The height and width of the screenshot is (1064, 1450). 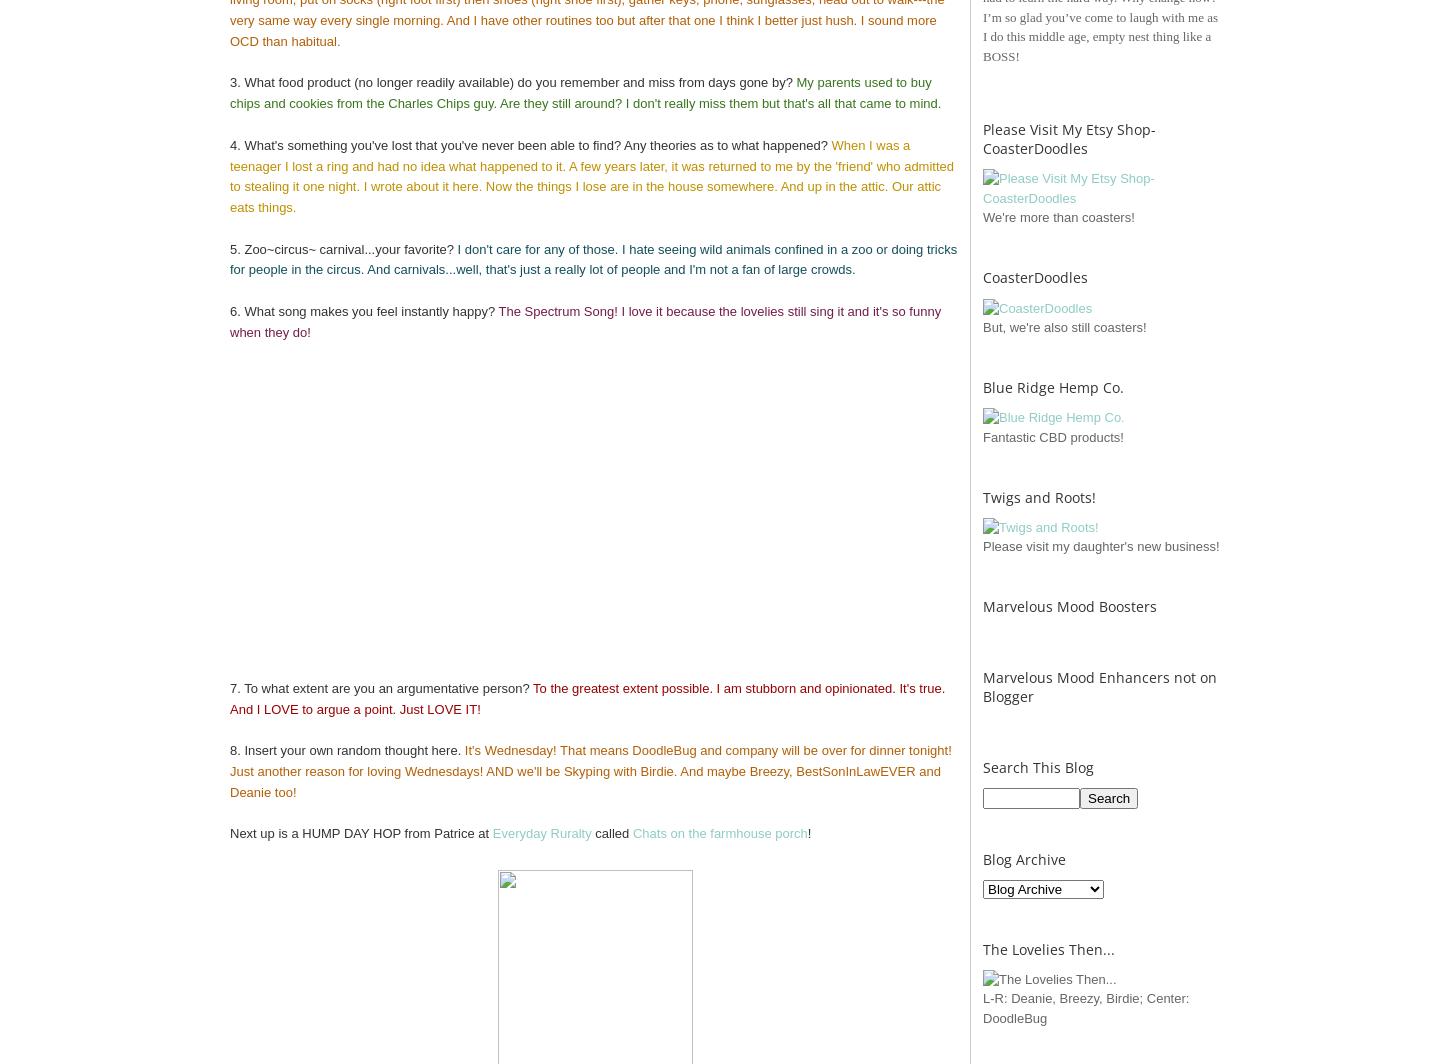 I want to click on 'Search This Blog', so click(x=1038, y=767).